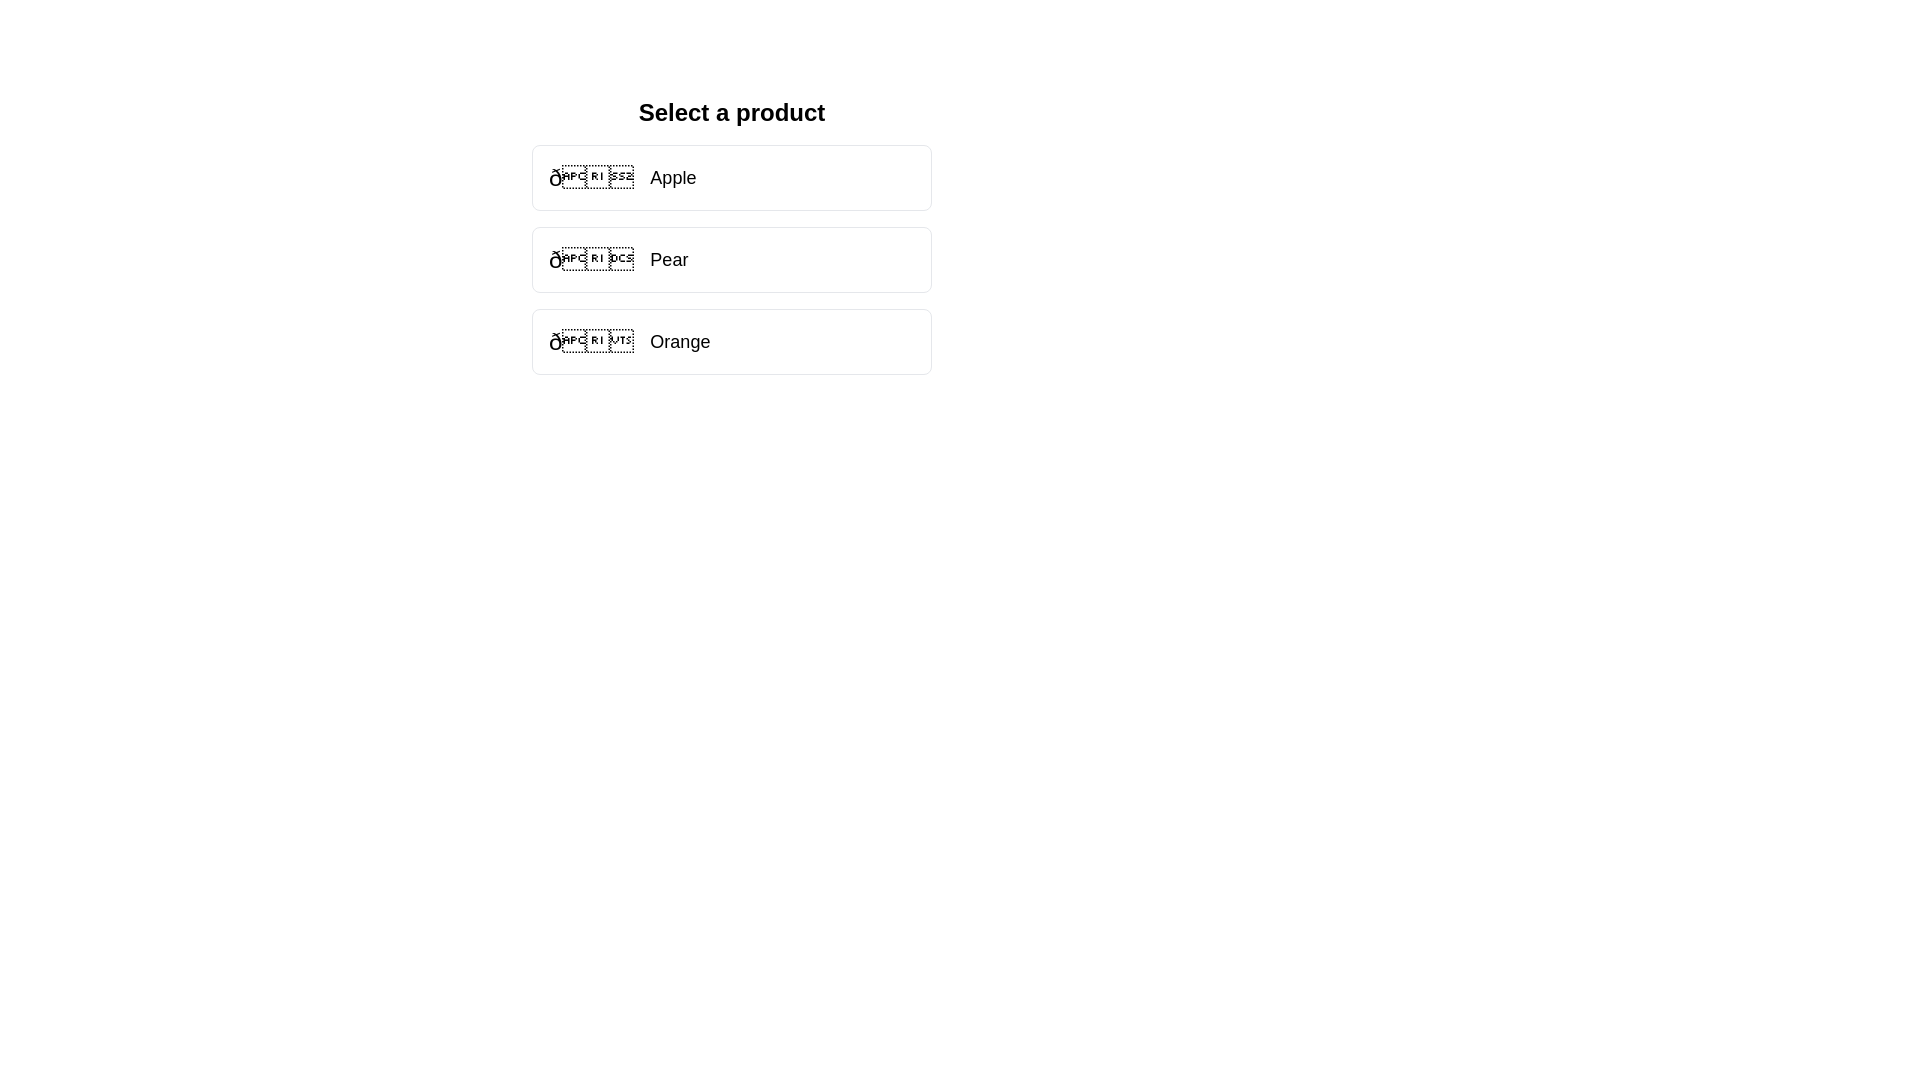 Image resolution: width=1920 pixels, height=1080 pixels. What do you see at coordinates (621, 176) in the screenshot?
I see `the text display showing the apple emoji followed by the word 'Apple'` at bounding box center [621, 176].